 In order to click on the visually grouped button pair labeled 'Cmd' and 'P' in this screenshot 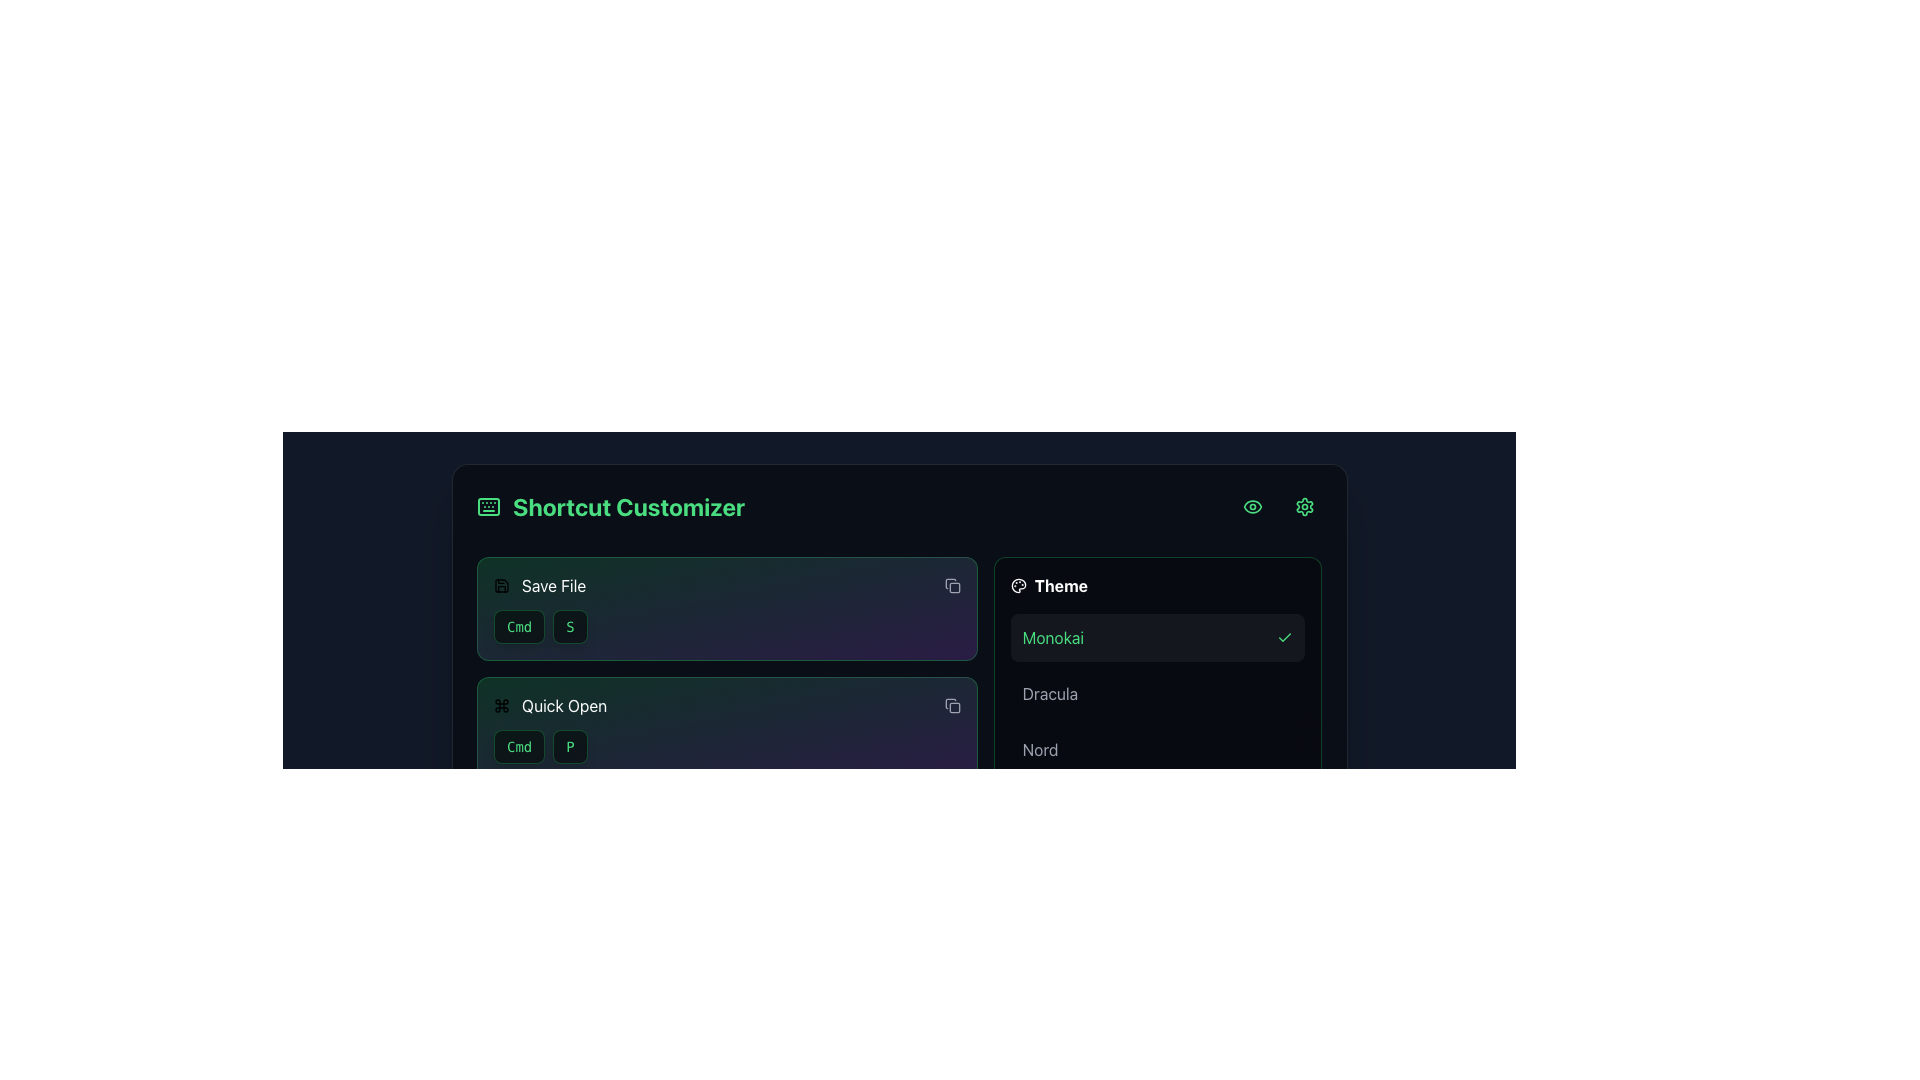, I will do `click(726, 747)`.